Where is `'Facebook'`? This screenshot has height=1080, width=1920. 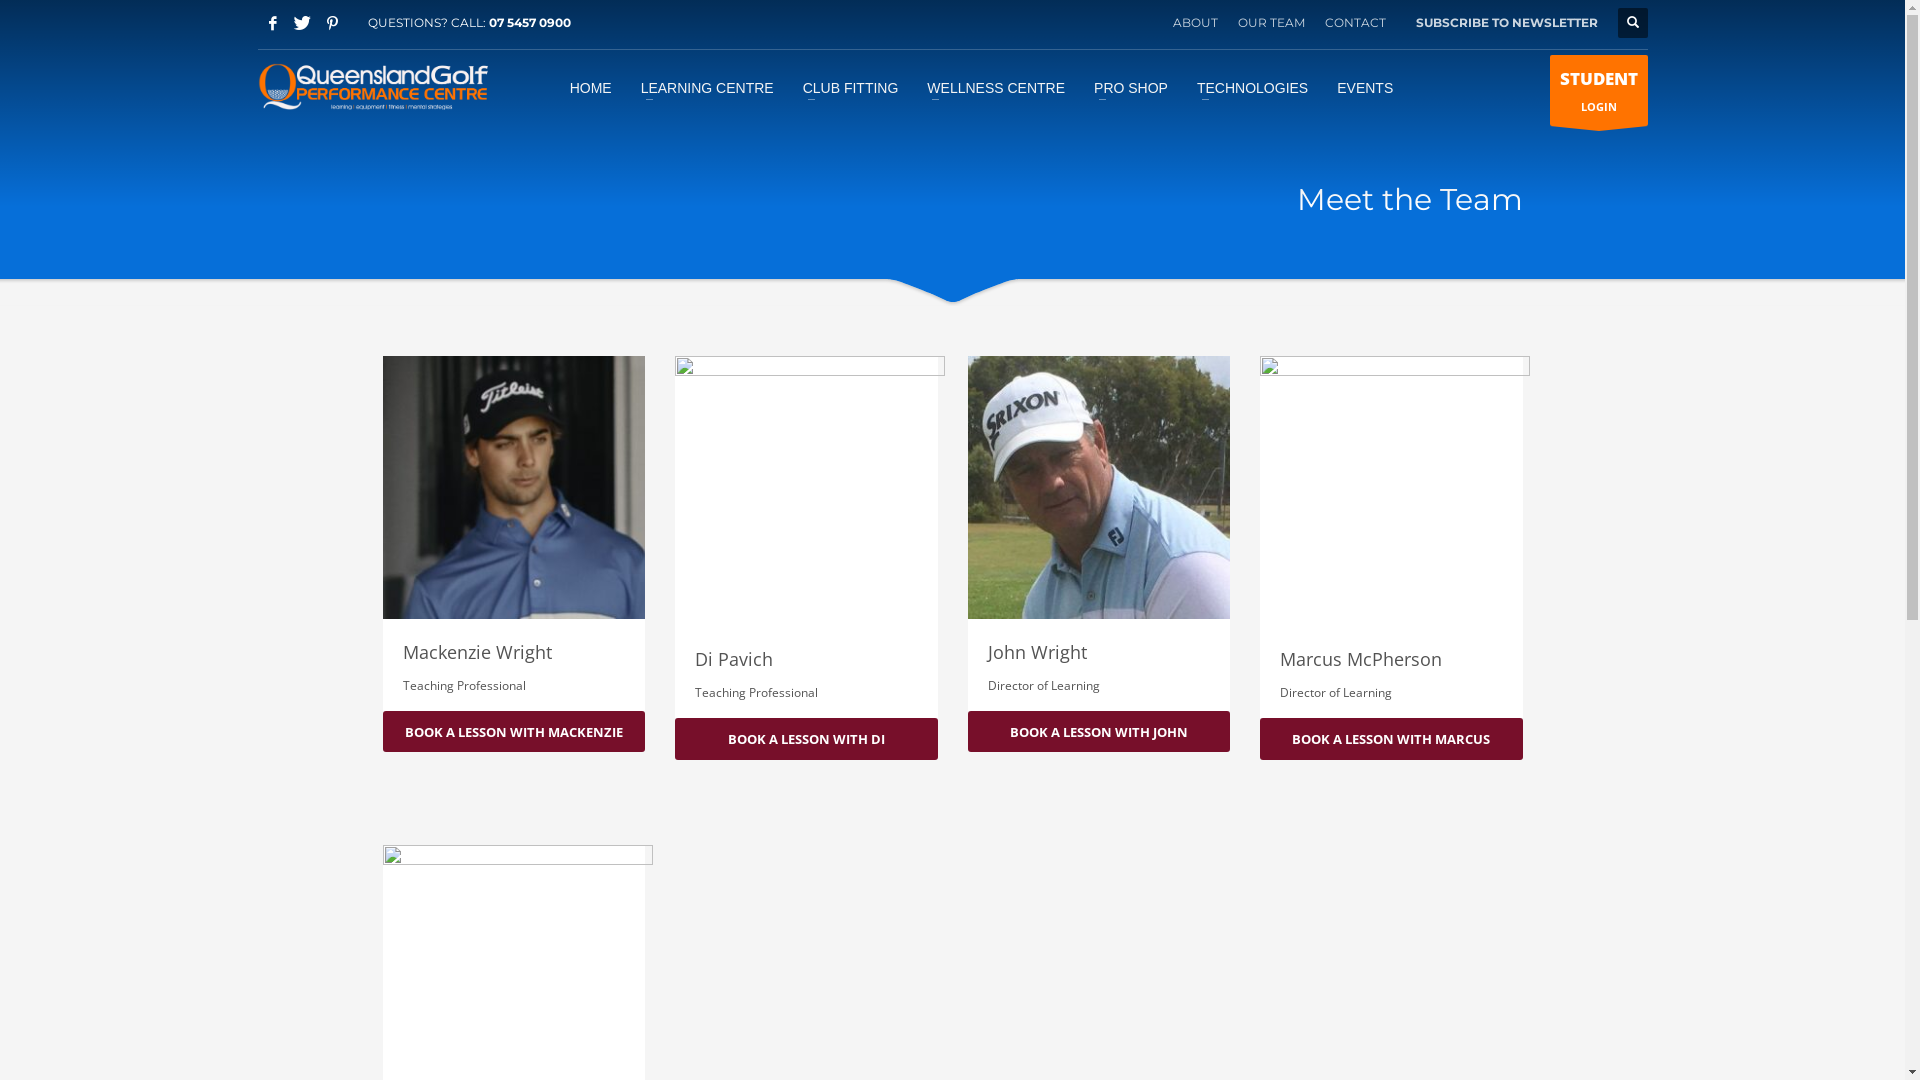 'Facebook' is located at coordinates (272, 23).